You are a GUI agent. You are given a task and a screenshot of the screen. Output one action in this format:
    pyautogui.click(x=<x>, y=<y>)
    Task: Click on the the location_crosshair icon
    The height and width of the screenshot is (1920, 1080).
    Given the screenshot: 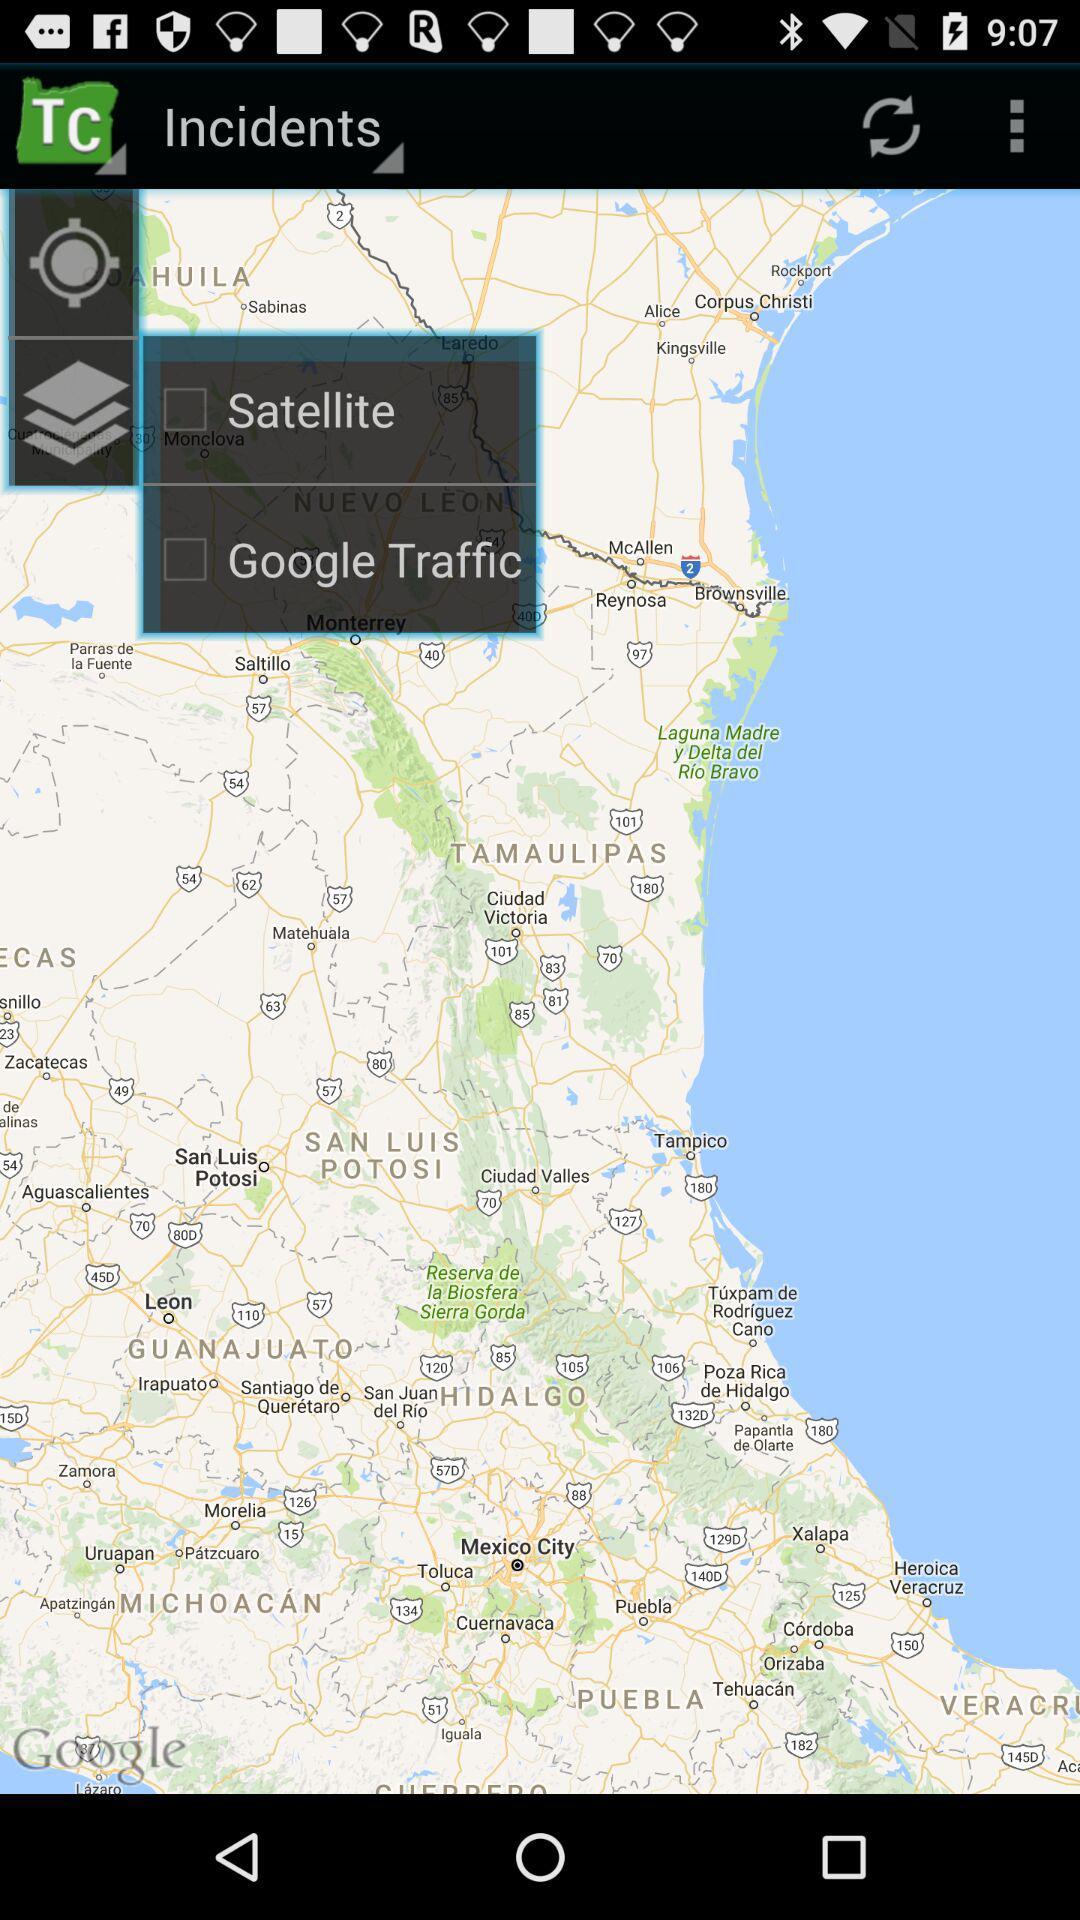 What is the action you would take?
    pyautogui.click(x=72, y=279)
    